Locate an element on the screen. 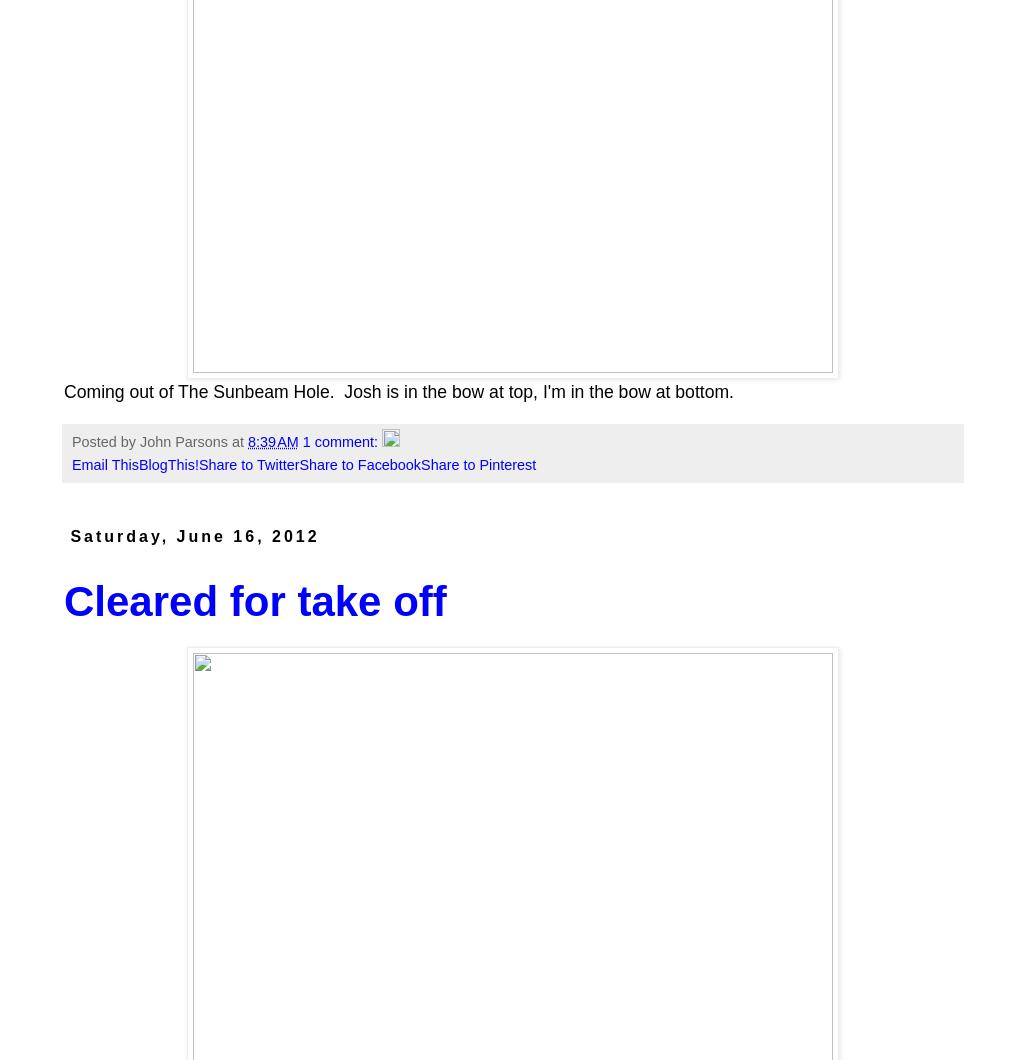  '1 comment:' is located at coordinates (341, 441).